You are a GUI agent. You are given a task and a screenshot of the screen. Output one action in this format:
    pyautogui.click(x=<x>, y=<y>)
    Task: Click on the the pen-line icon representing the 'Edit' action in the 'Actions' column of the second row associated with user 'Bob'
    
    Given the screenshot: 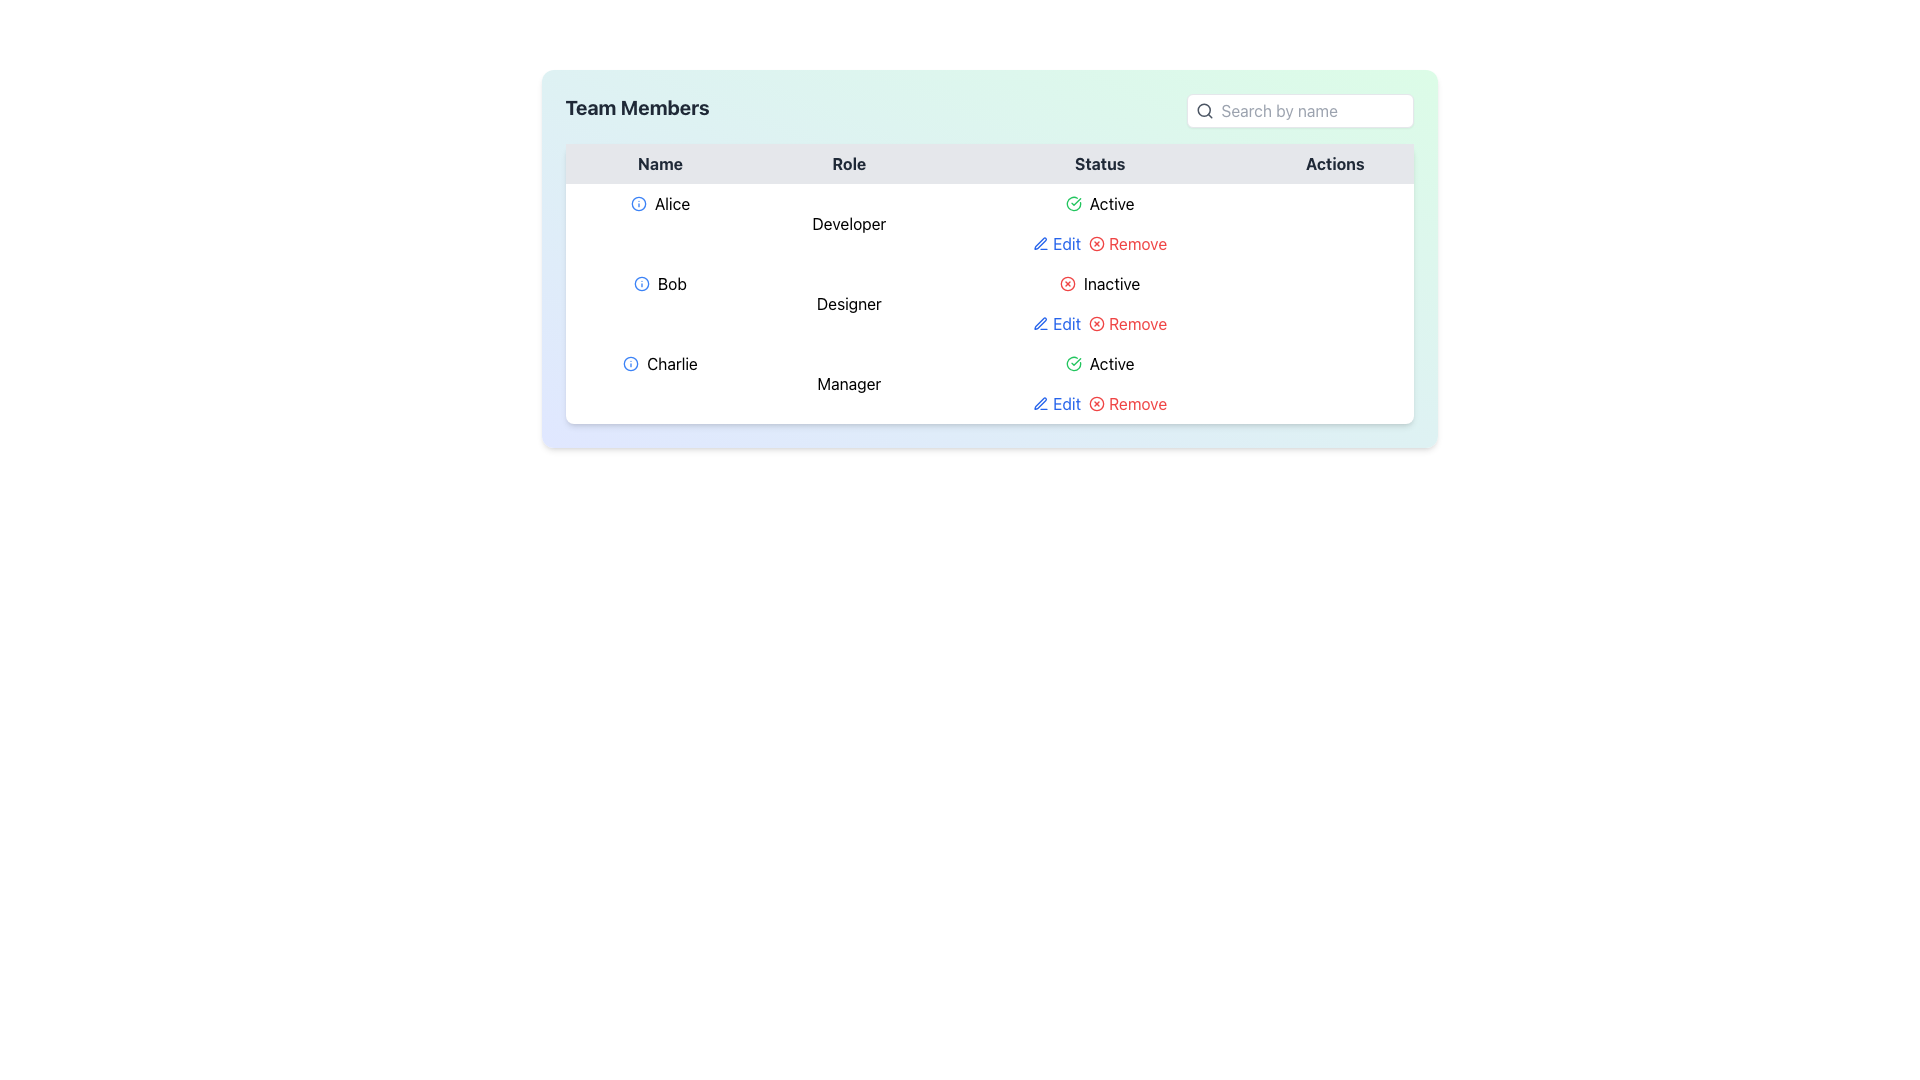 What is the action you would take?
    pyautogui.click(x=1040, y=323)
    